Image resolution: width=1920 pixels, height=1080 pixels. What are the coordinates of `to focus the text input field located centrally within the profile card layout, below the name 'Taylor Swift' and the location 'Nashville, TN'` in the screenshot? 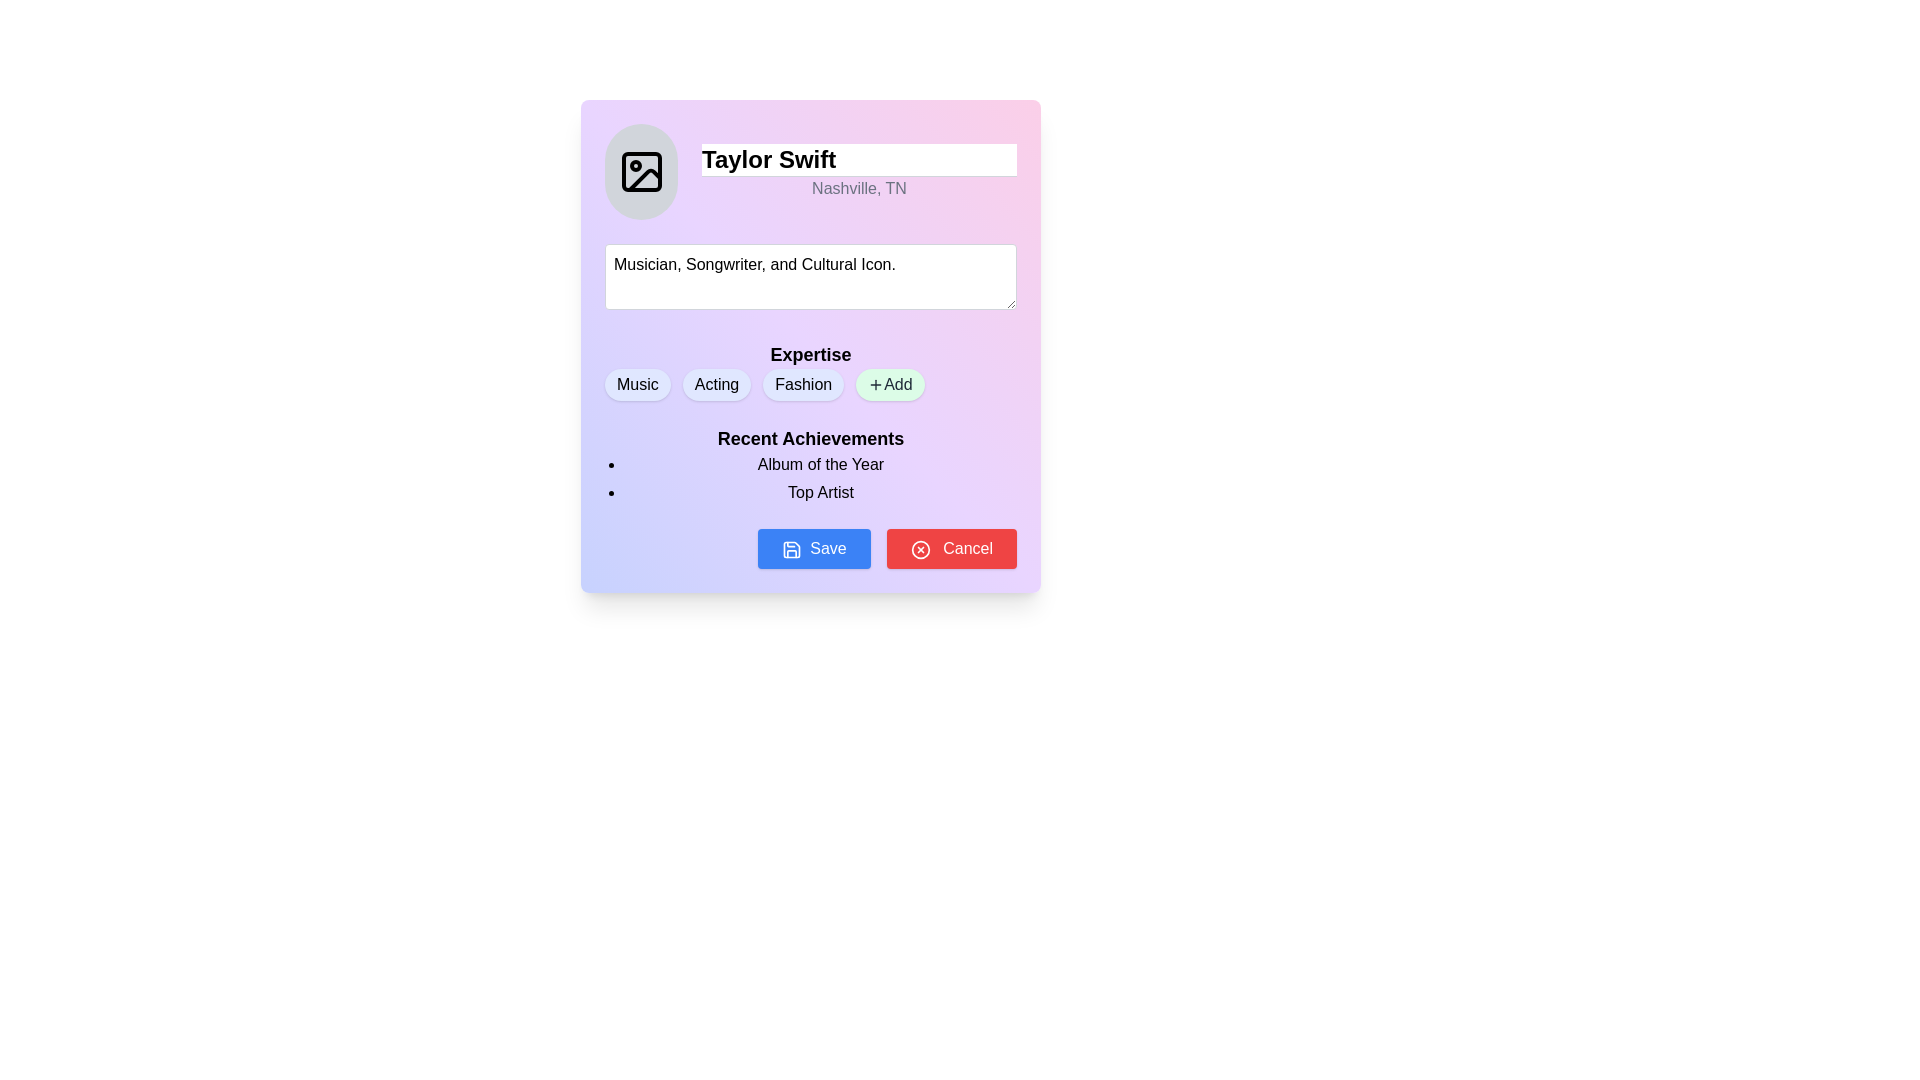 It's located at (811, 277).